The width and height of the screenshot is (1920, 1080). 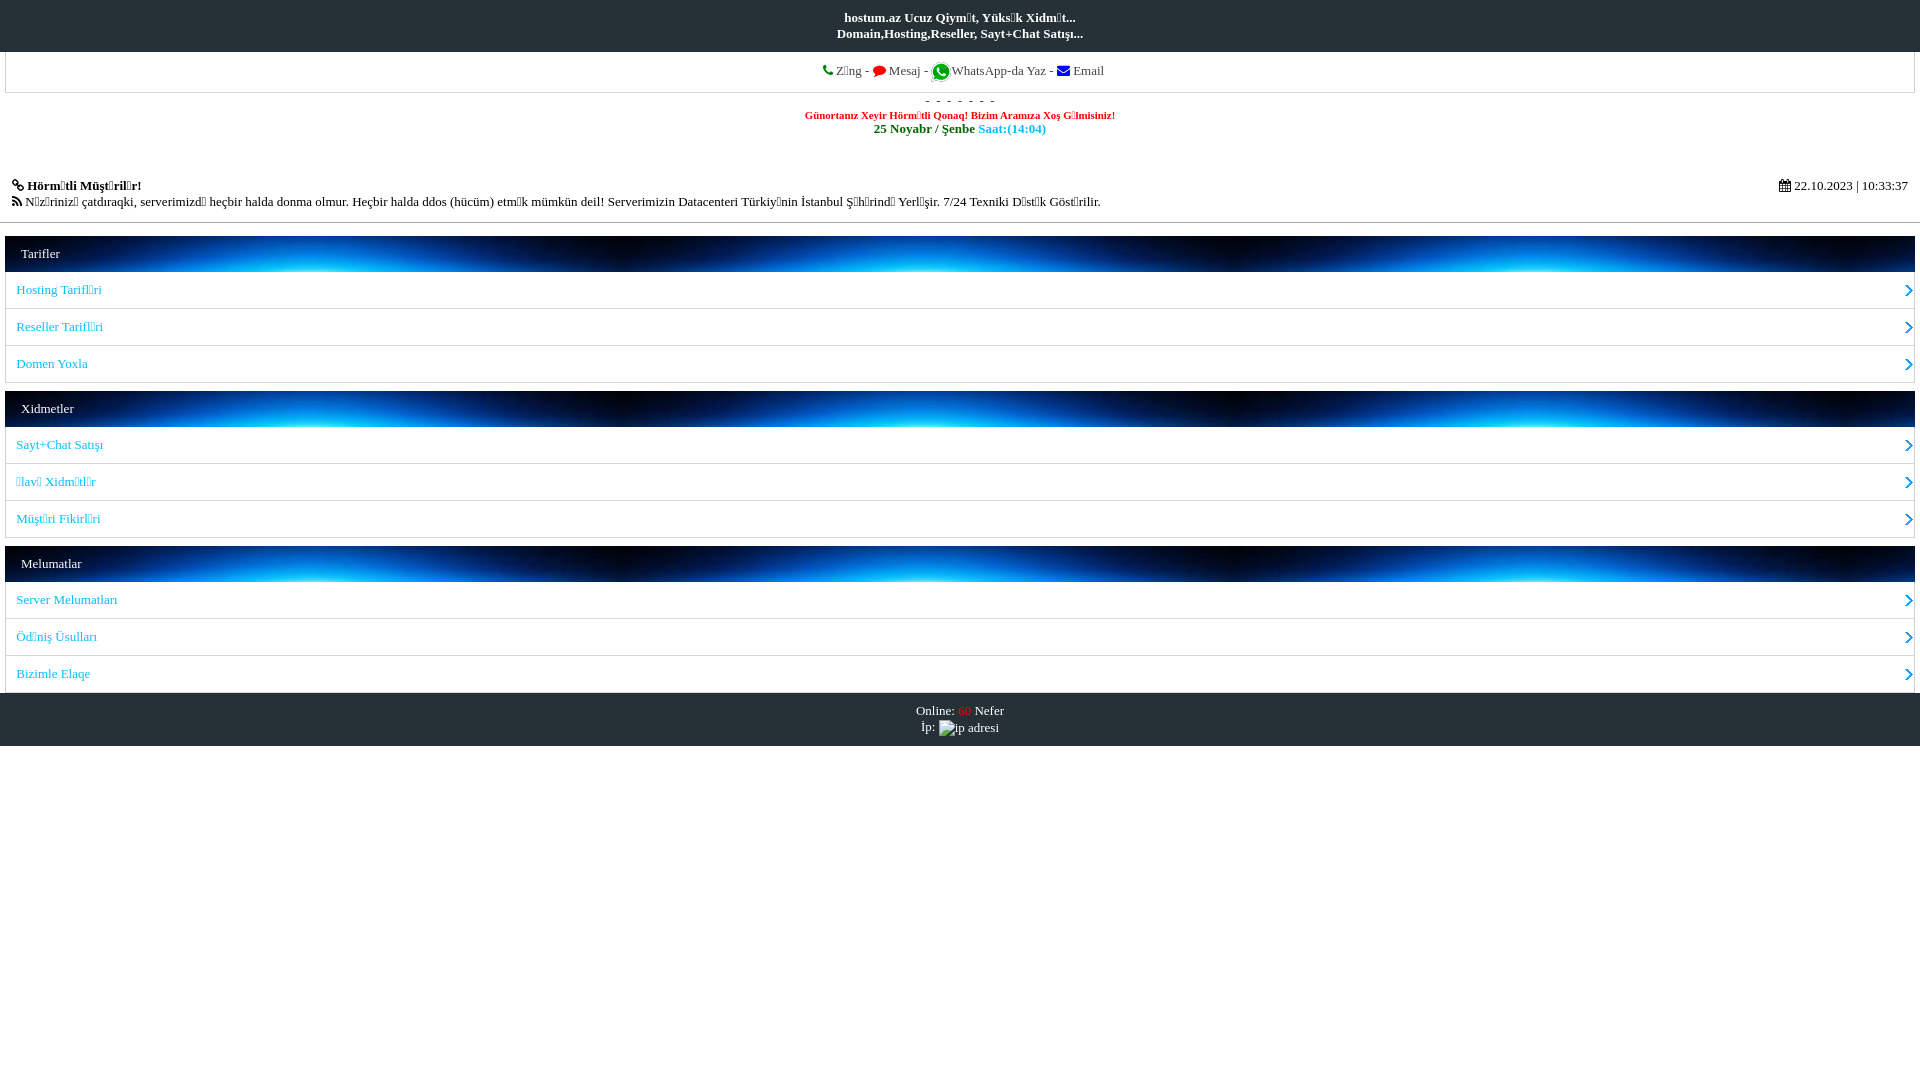 I want to click on 'Mesaj', so click(x=896, y=69).